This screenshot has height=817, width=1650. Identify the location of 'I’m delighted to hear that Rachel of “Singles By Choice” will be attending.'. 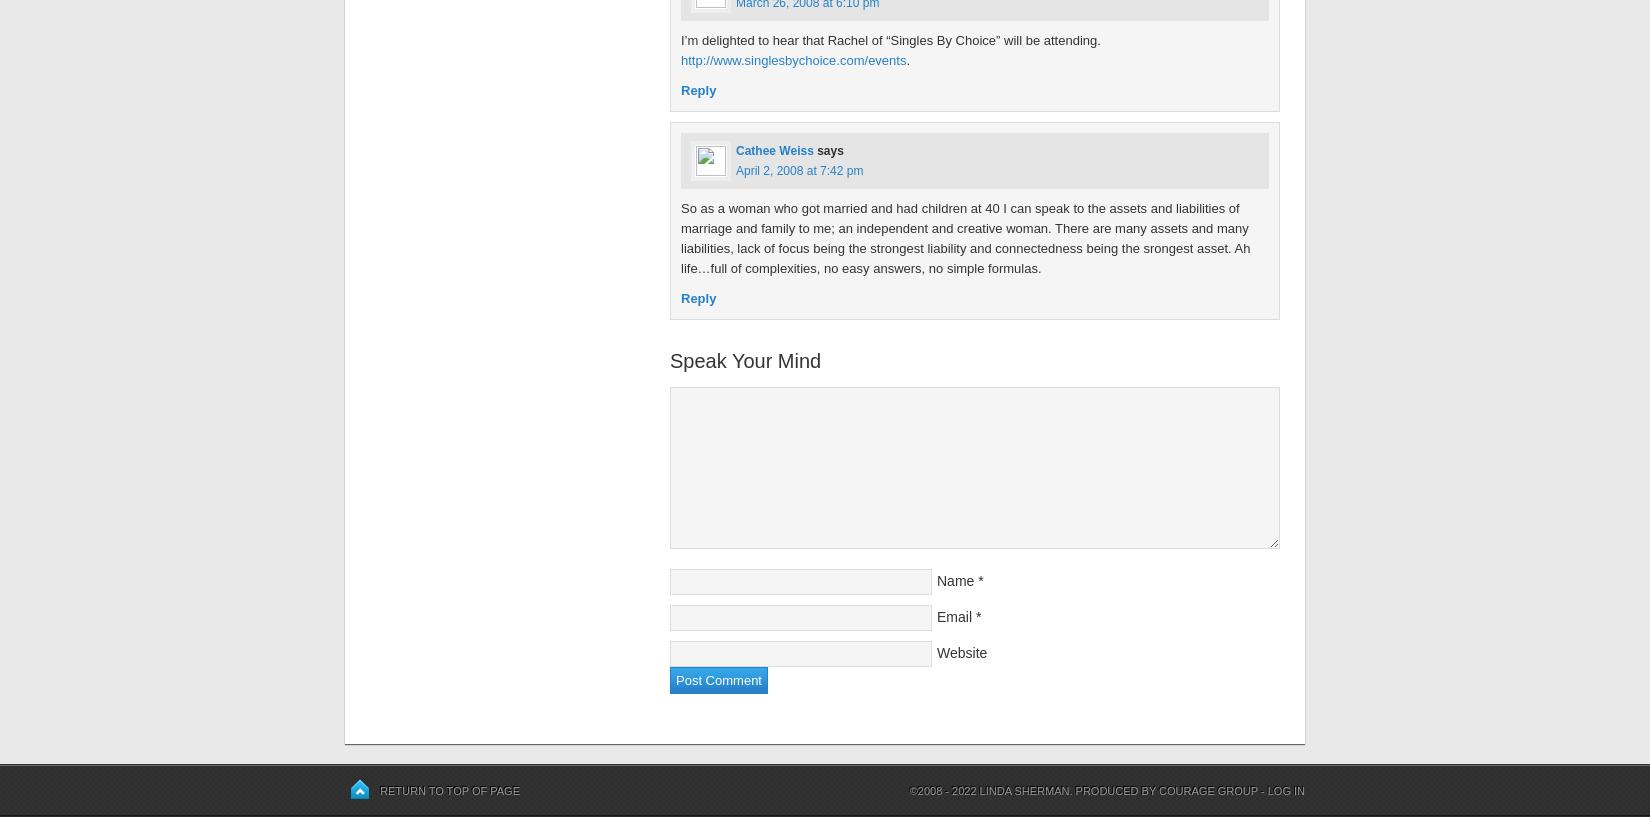
(890, 39).